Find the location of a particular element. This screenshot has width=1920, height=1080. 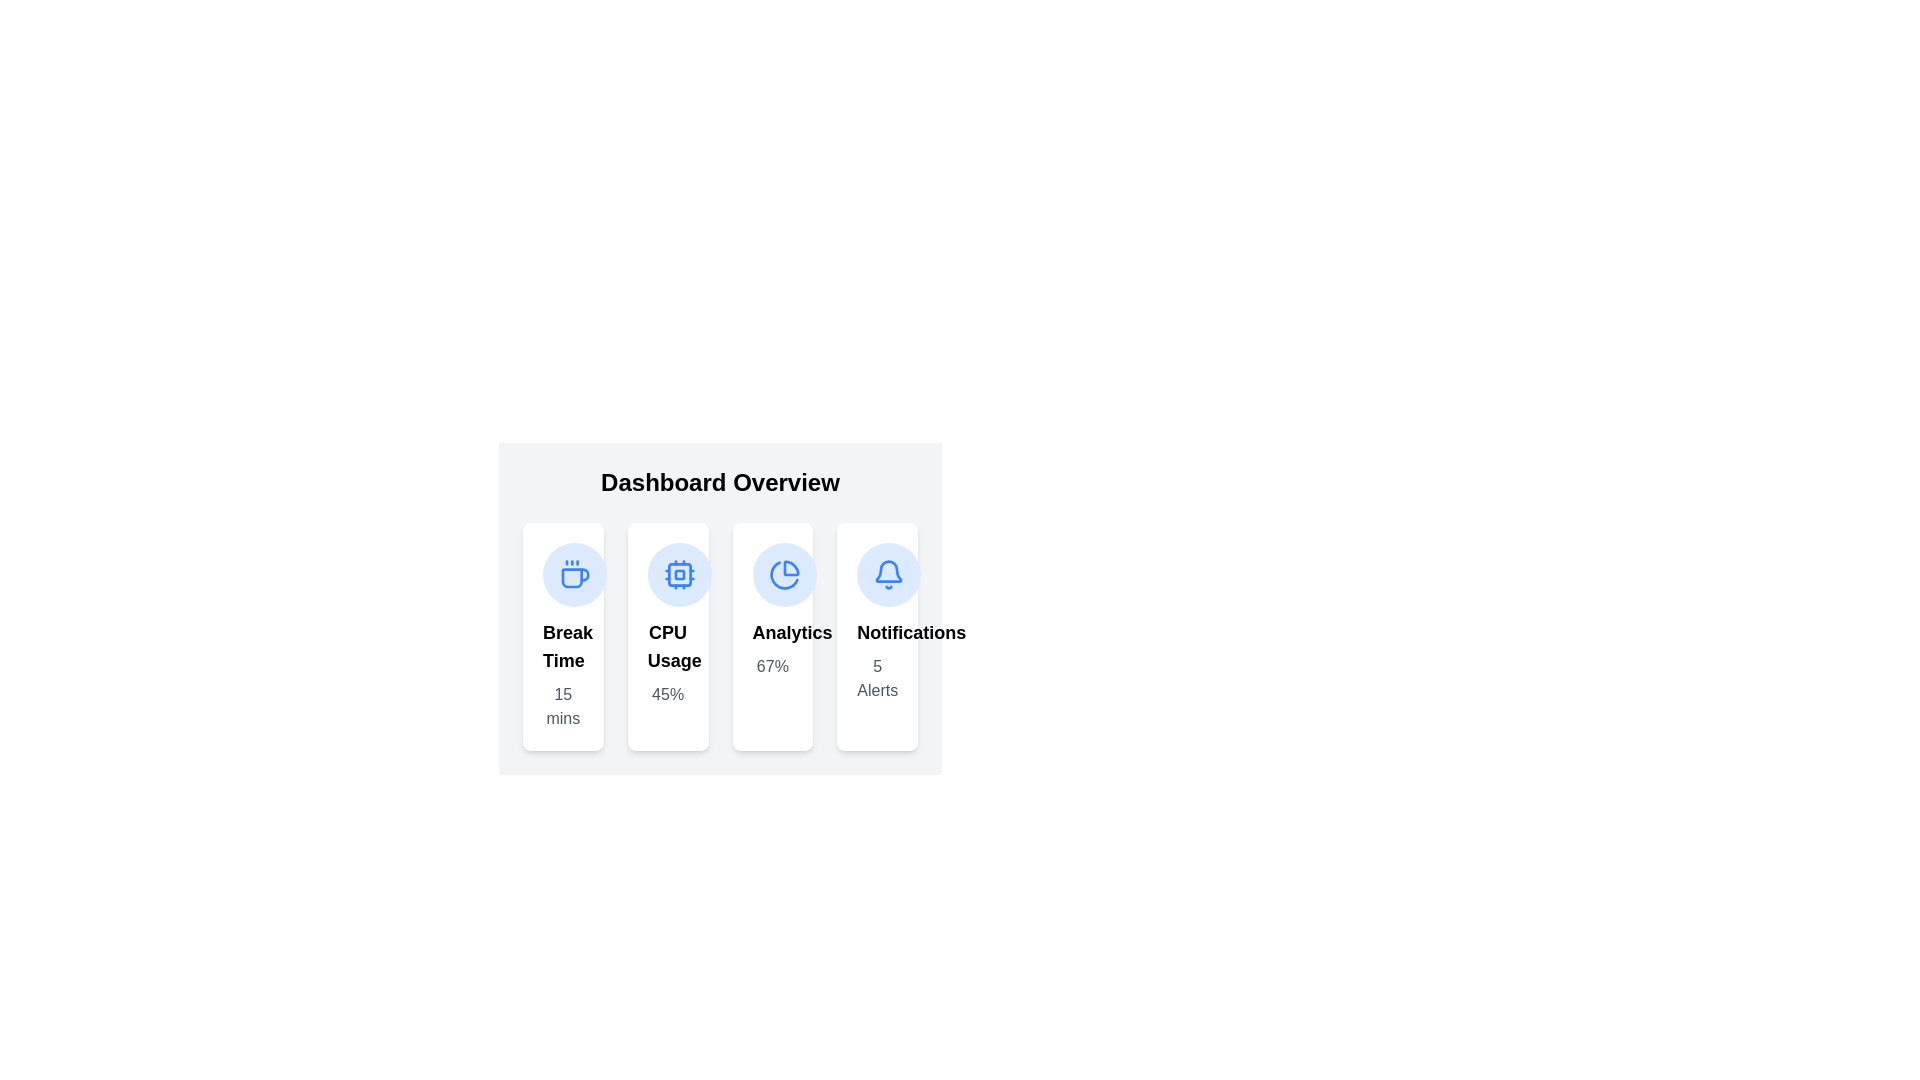

the 'CPU Usage' text label in the second card under 'Dashboard Overview' that displays the metric above '45%' is located at coordinates (668, 647).